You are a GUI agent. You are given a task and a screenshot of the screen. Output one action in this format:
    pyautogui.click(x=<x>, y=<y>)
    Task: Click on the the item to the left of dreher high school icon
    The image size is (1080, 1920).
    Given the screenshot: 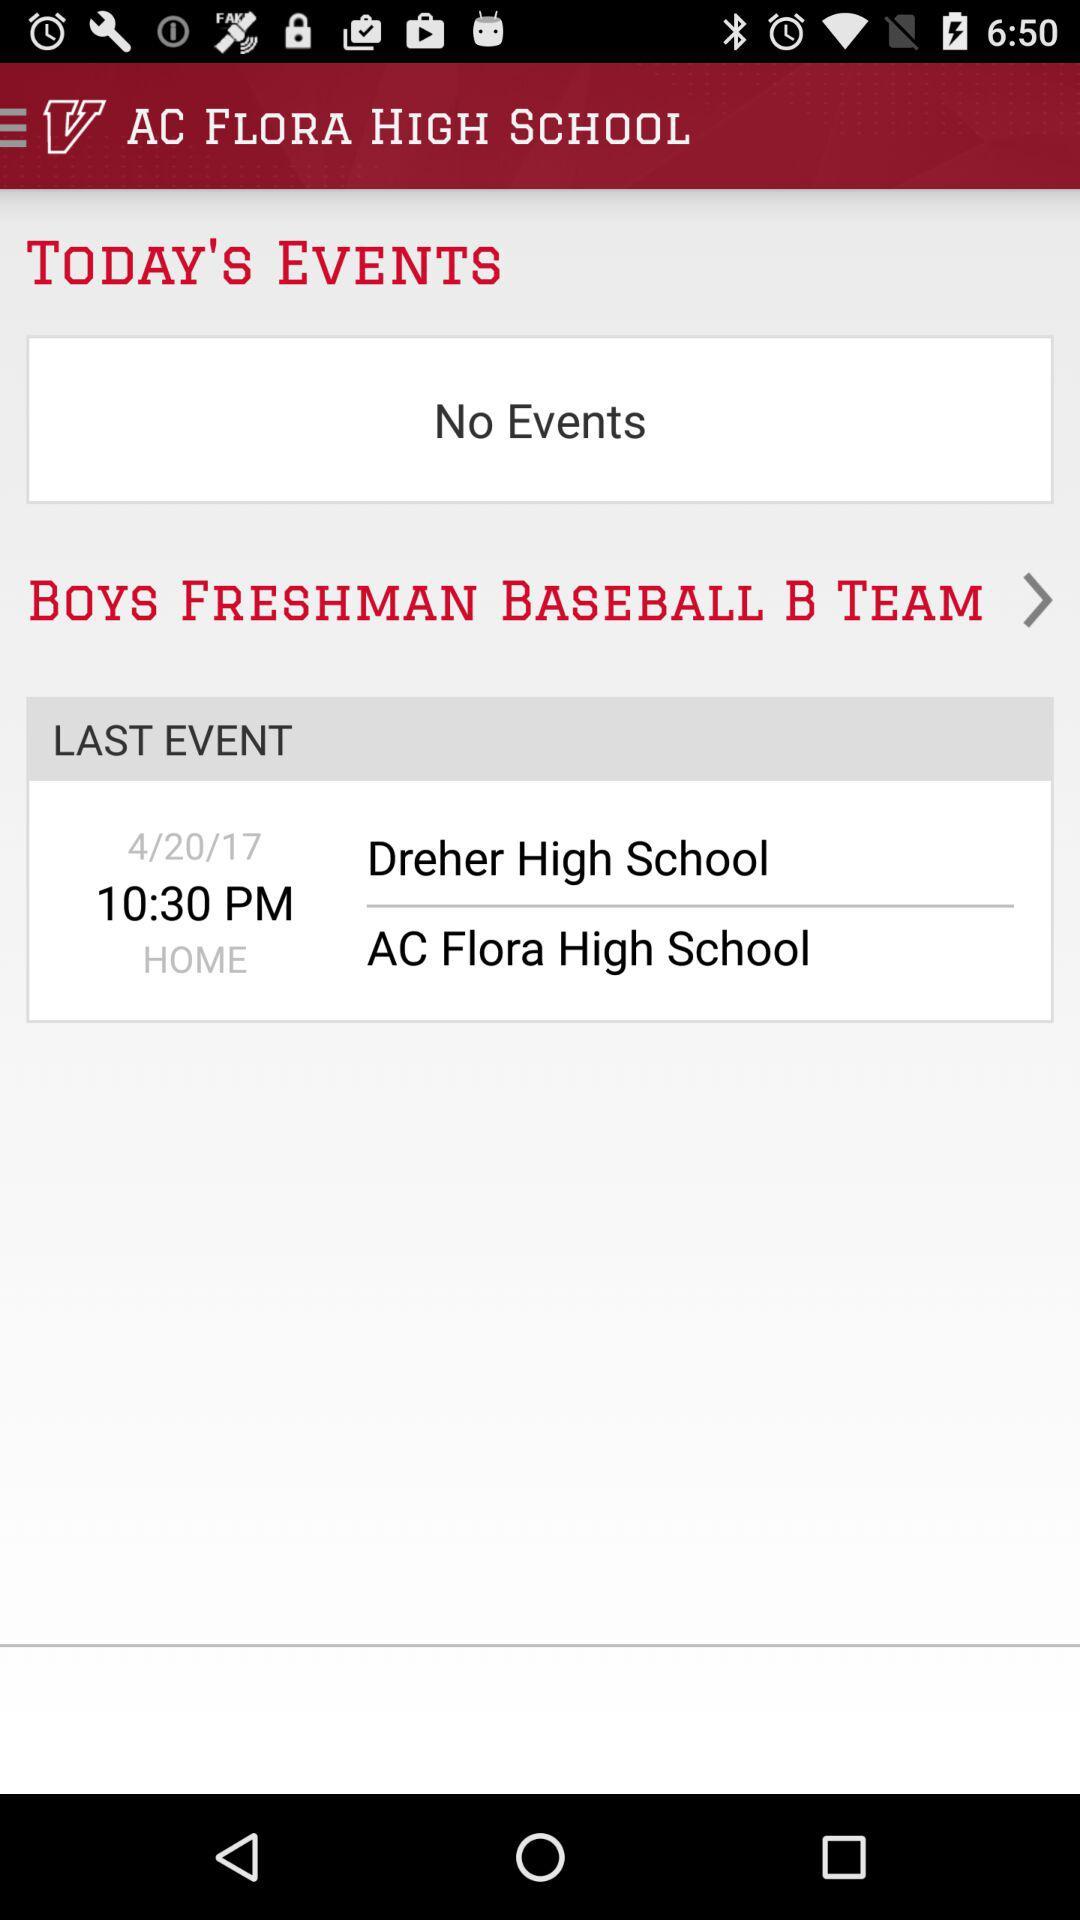 What is the action you would take?
    pyautogui.click(x=195, y=900)
    